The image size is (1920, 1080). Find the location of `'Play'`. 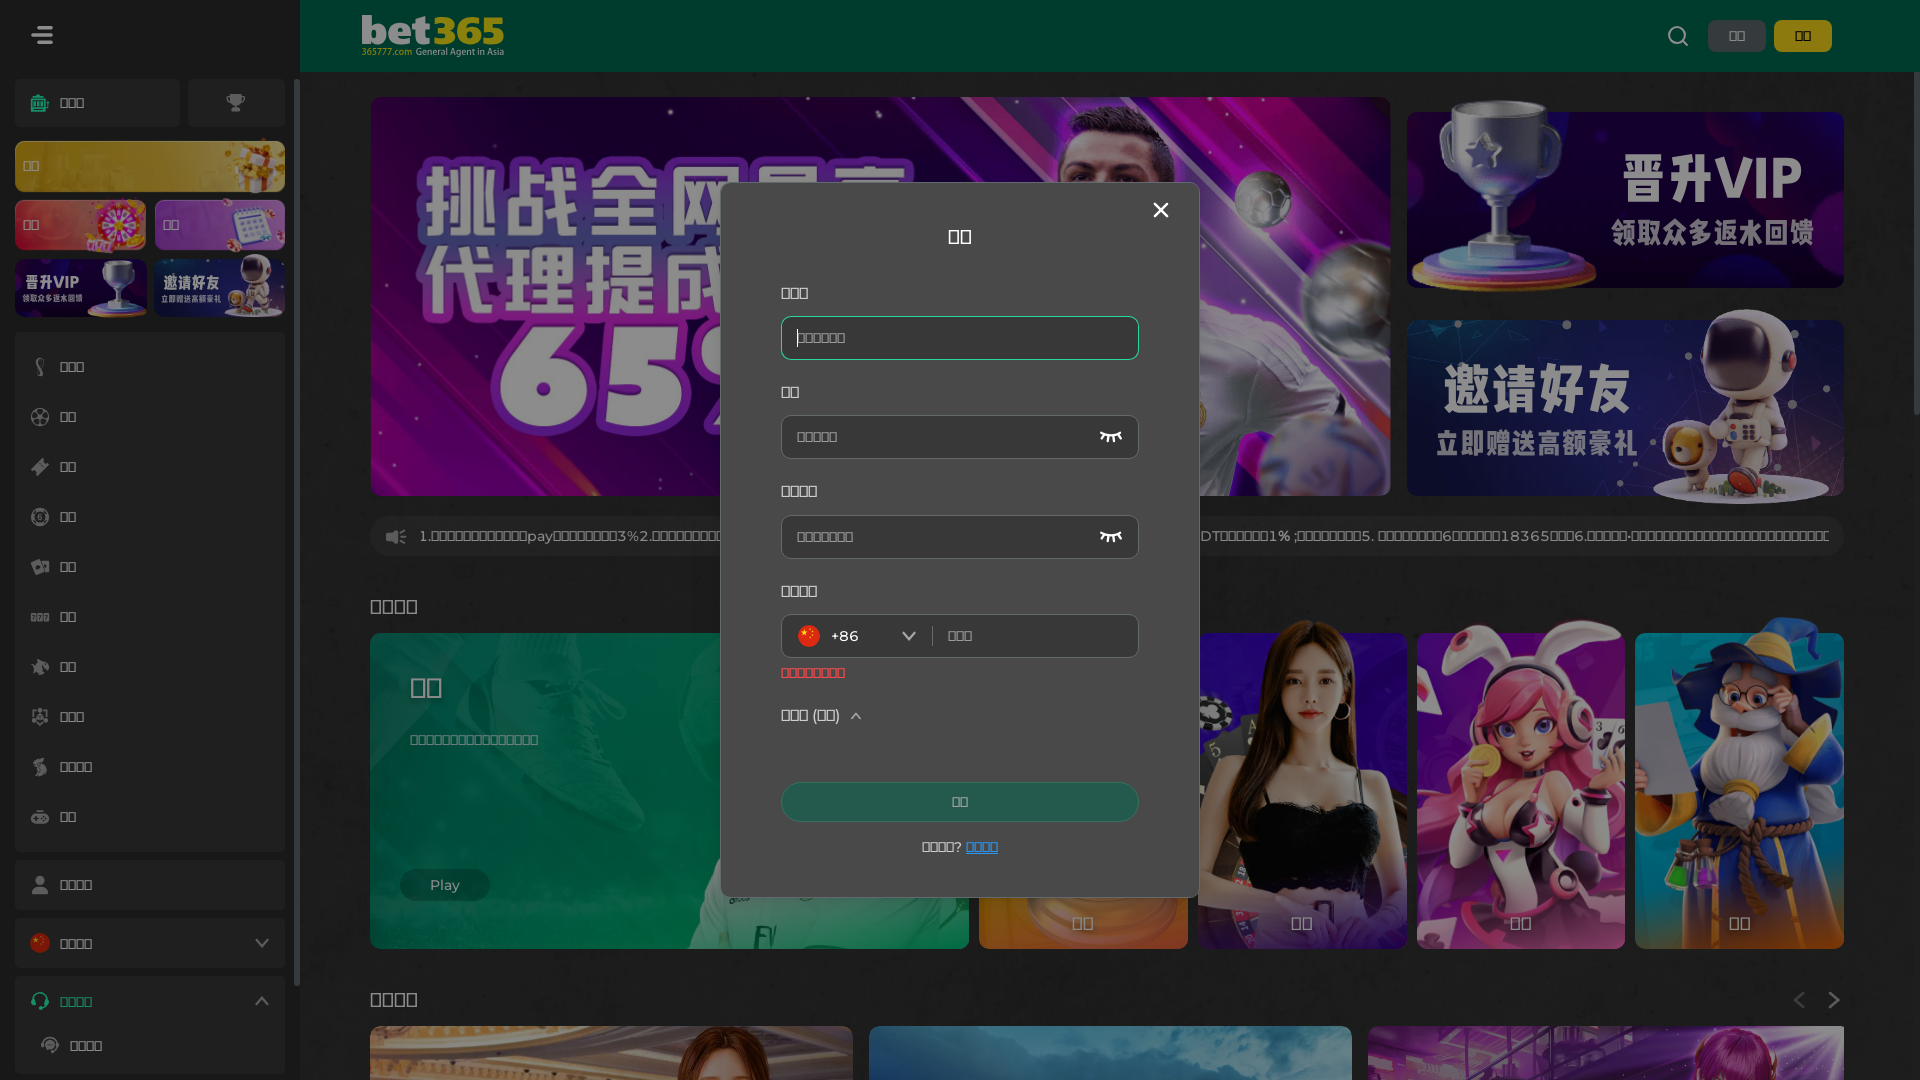

'Play' is located at coordinates (444, 883).